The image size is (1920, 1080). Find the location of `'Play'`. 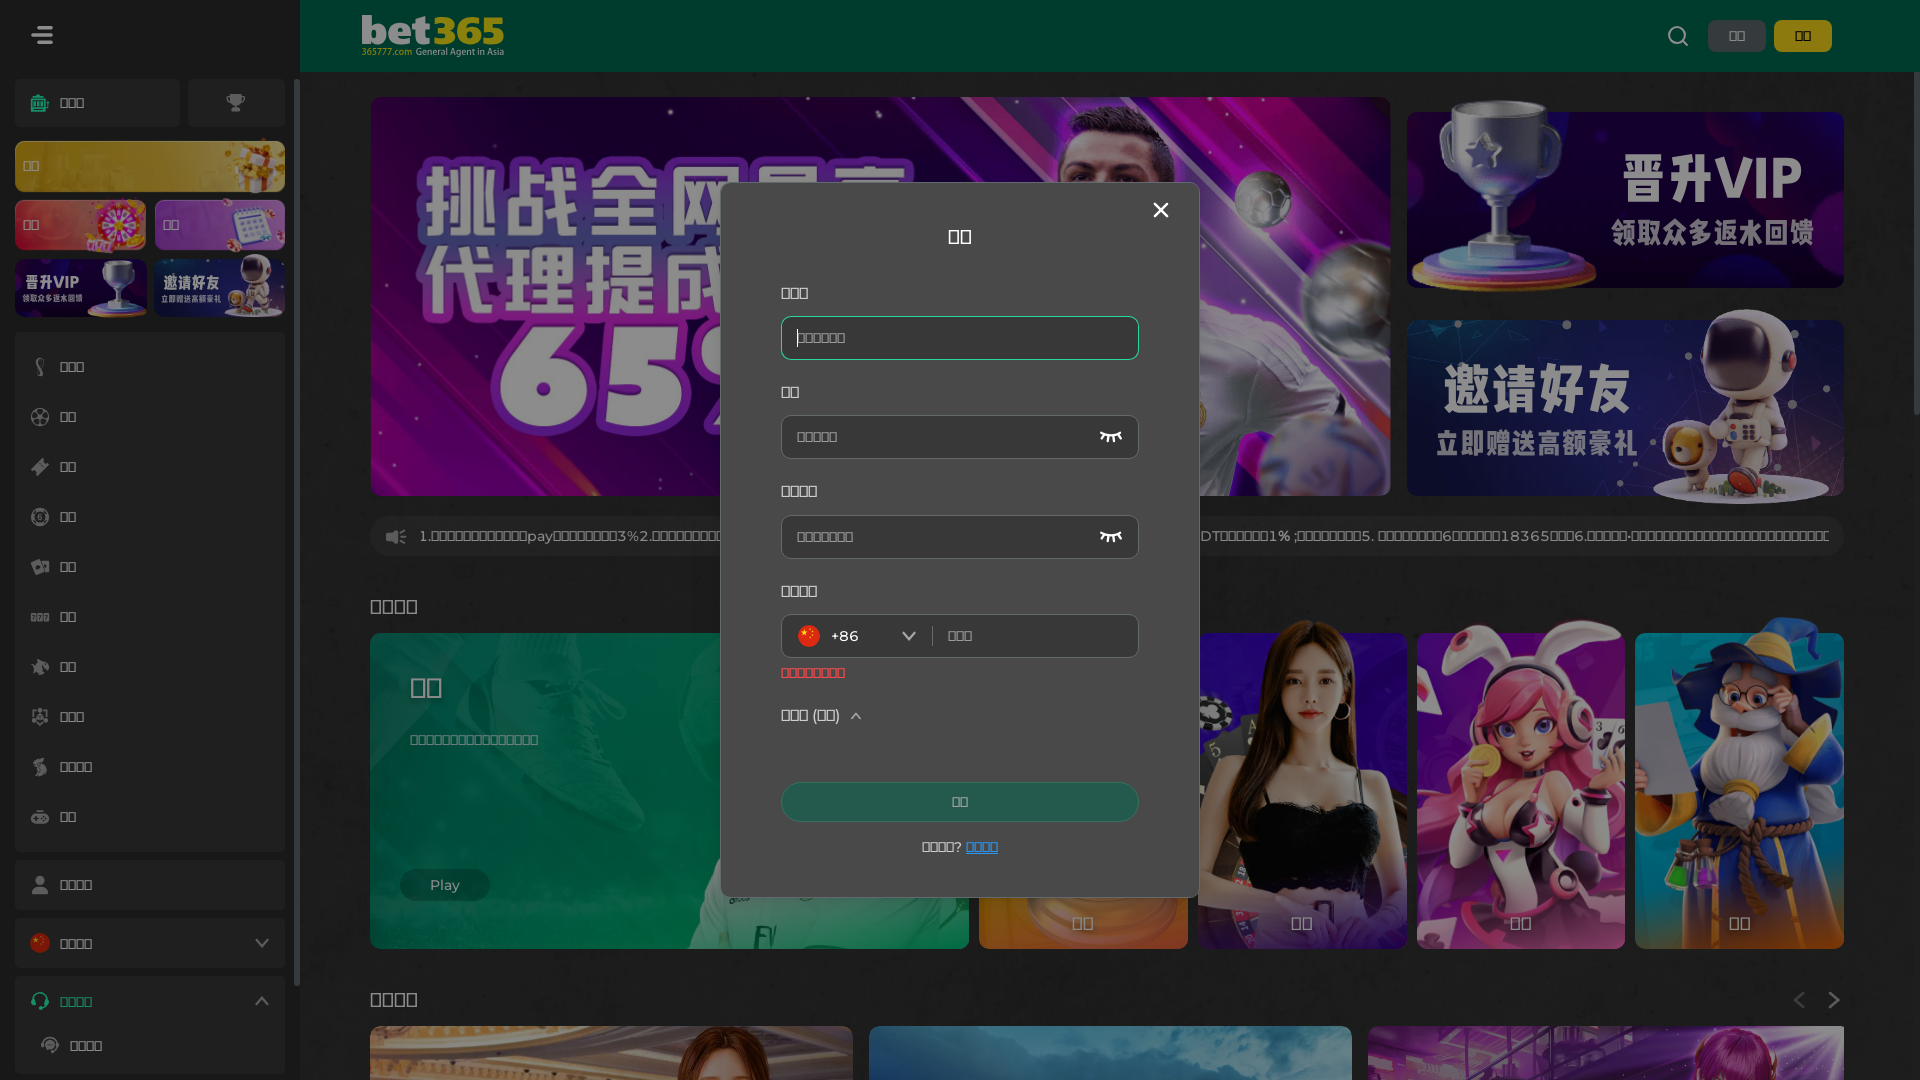

'Play' is located at coordinates (444, 883).